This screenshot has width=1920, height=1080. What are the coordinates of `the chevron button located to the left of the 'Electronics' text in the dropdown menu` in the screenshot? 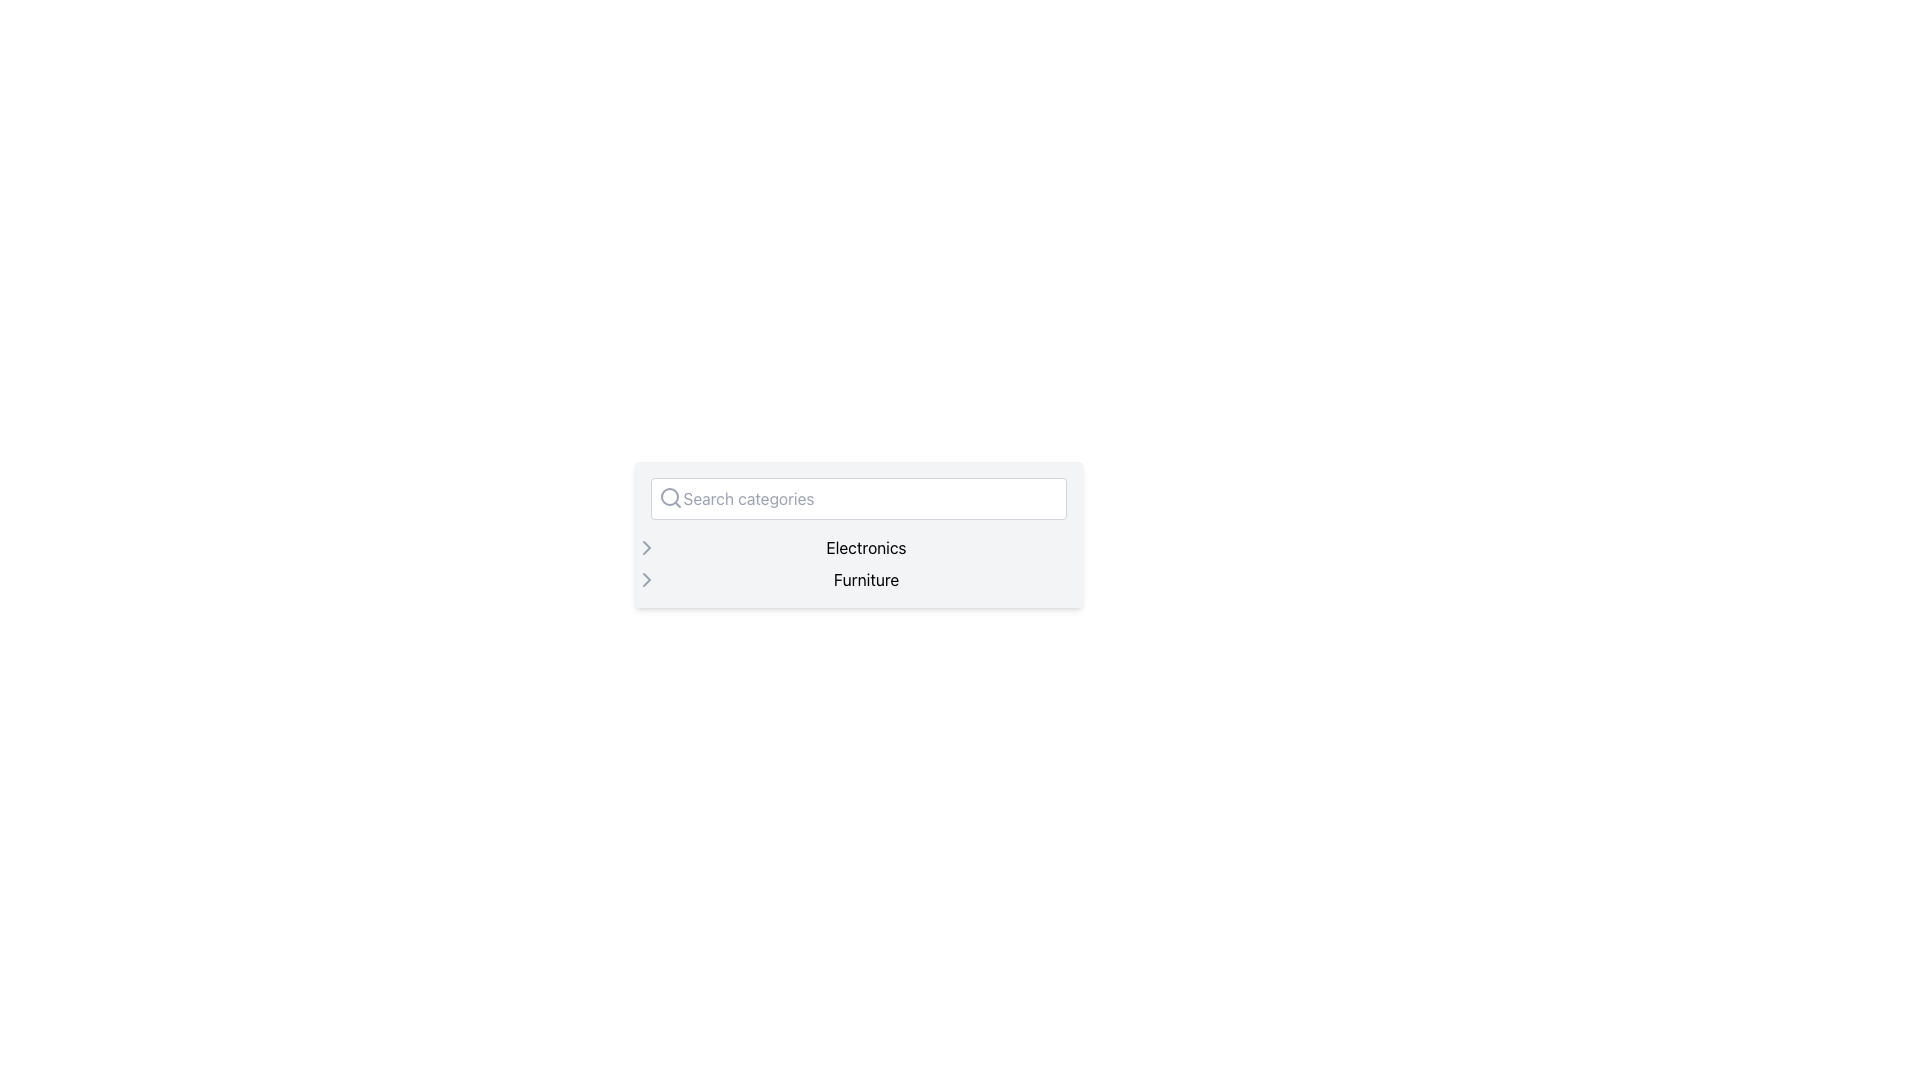 It's located at (646, 547).